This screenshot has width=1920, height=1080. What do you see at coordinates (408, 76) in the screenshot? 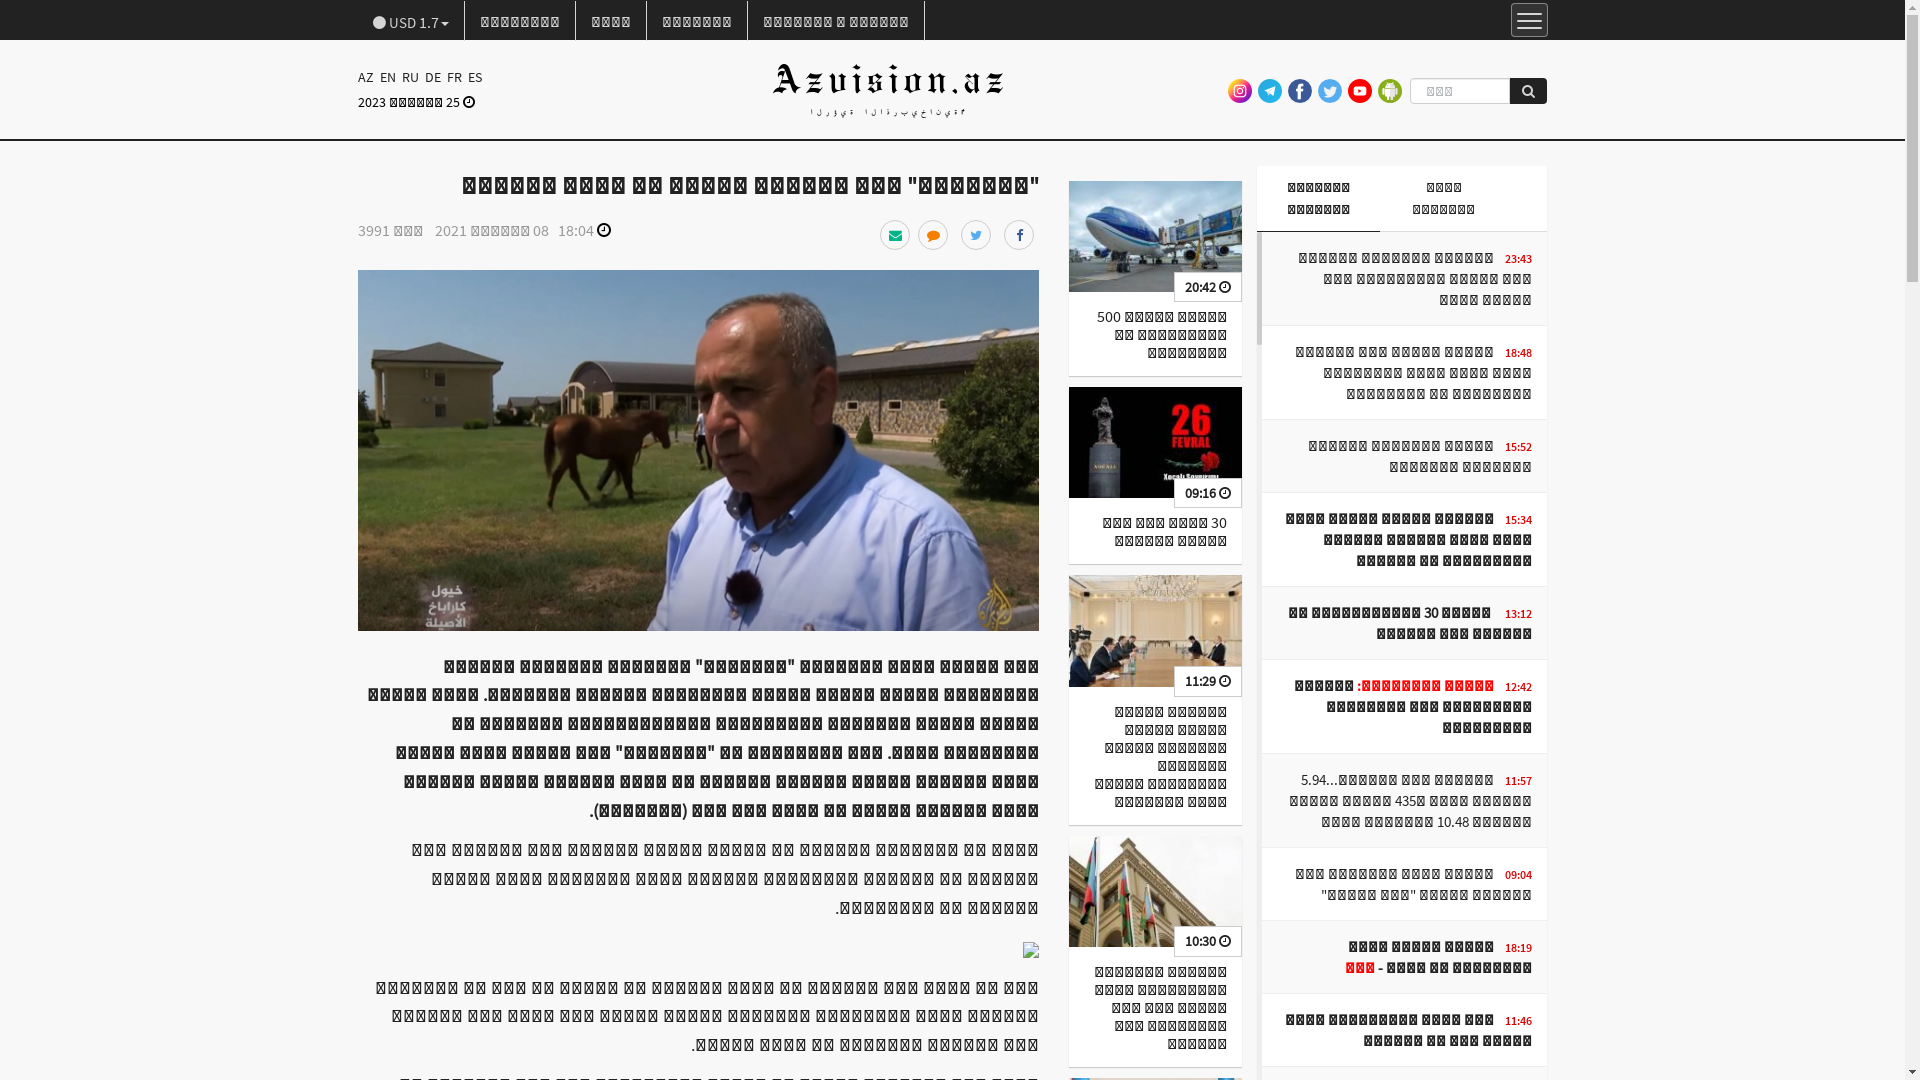
I see `'RU'` at bounding box center [408, 76].